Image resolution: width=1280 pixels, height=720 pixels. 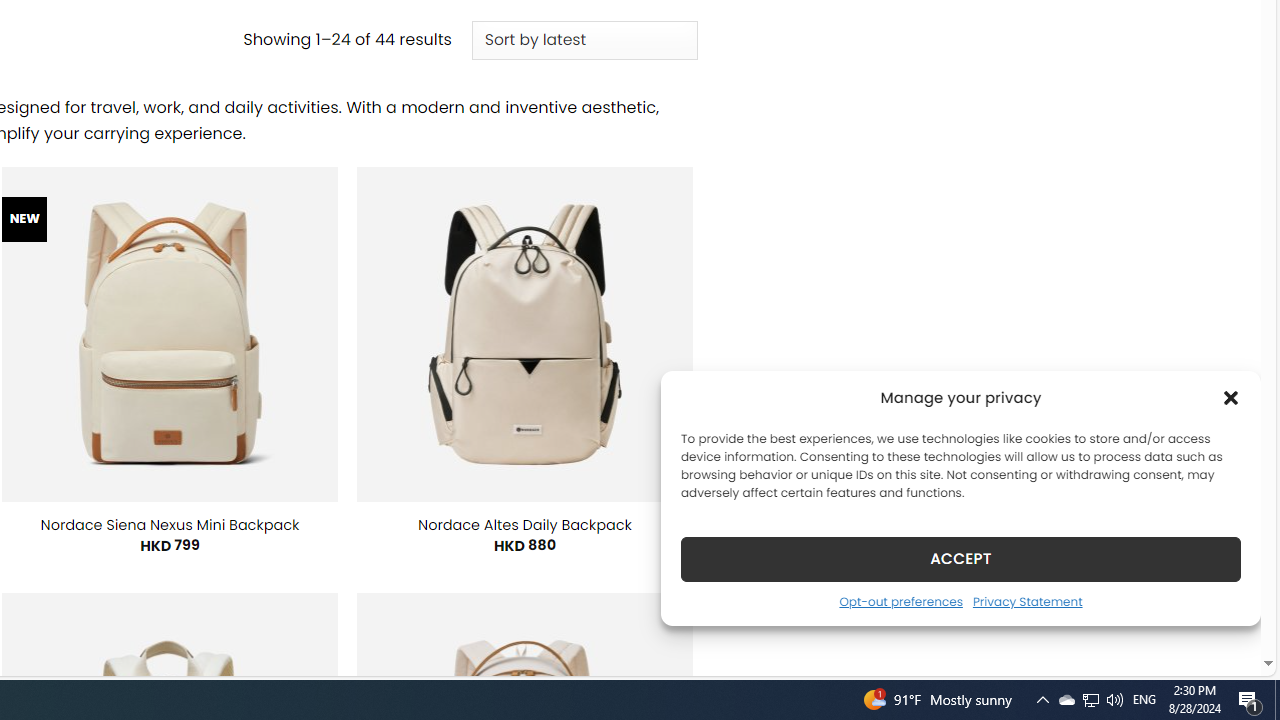 I want to click on 'Shop order', so click(x=583, y=41).